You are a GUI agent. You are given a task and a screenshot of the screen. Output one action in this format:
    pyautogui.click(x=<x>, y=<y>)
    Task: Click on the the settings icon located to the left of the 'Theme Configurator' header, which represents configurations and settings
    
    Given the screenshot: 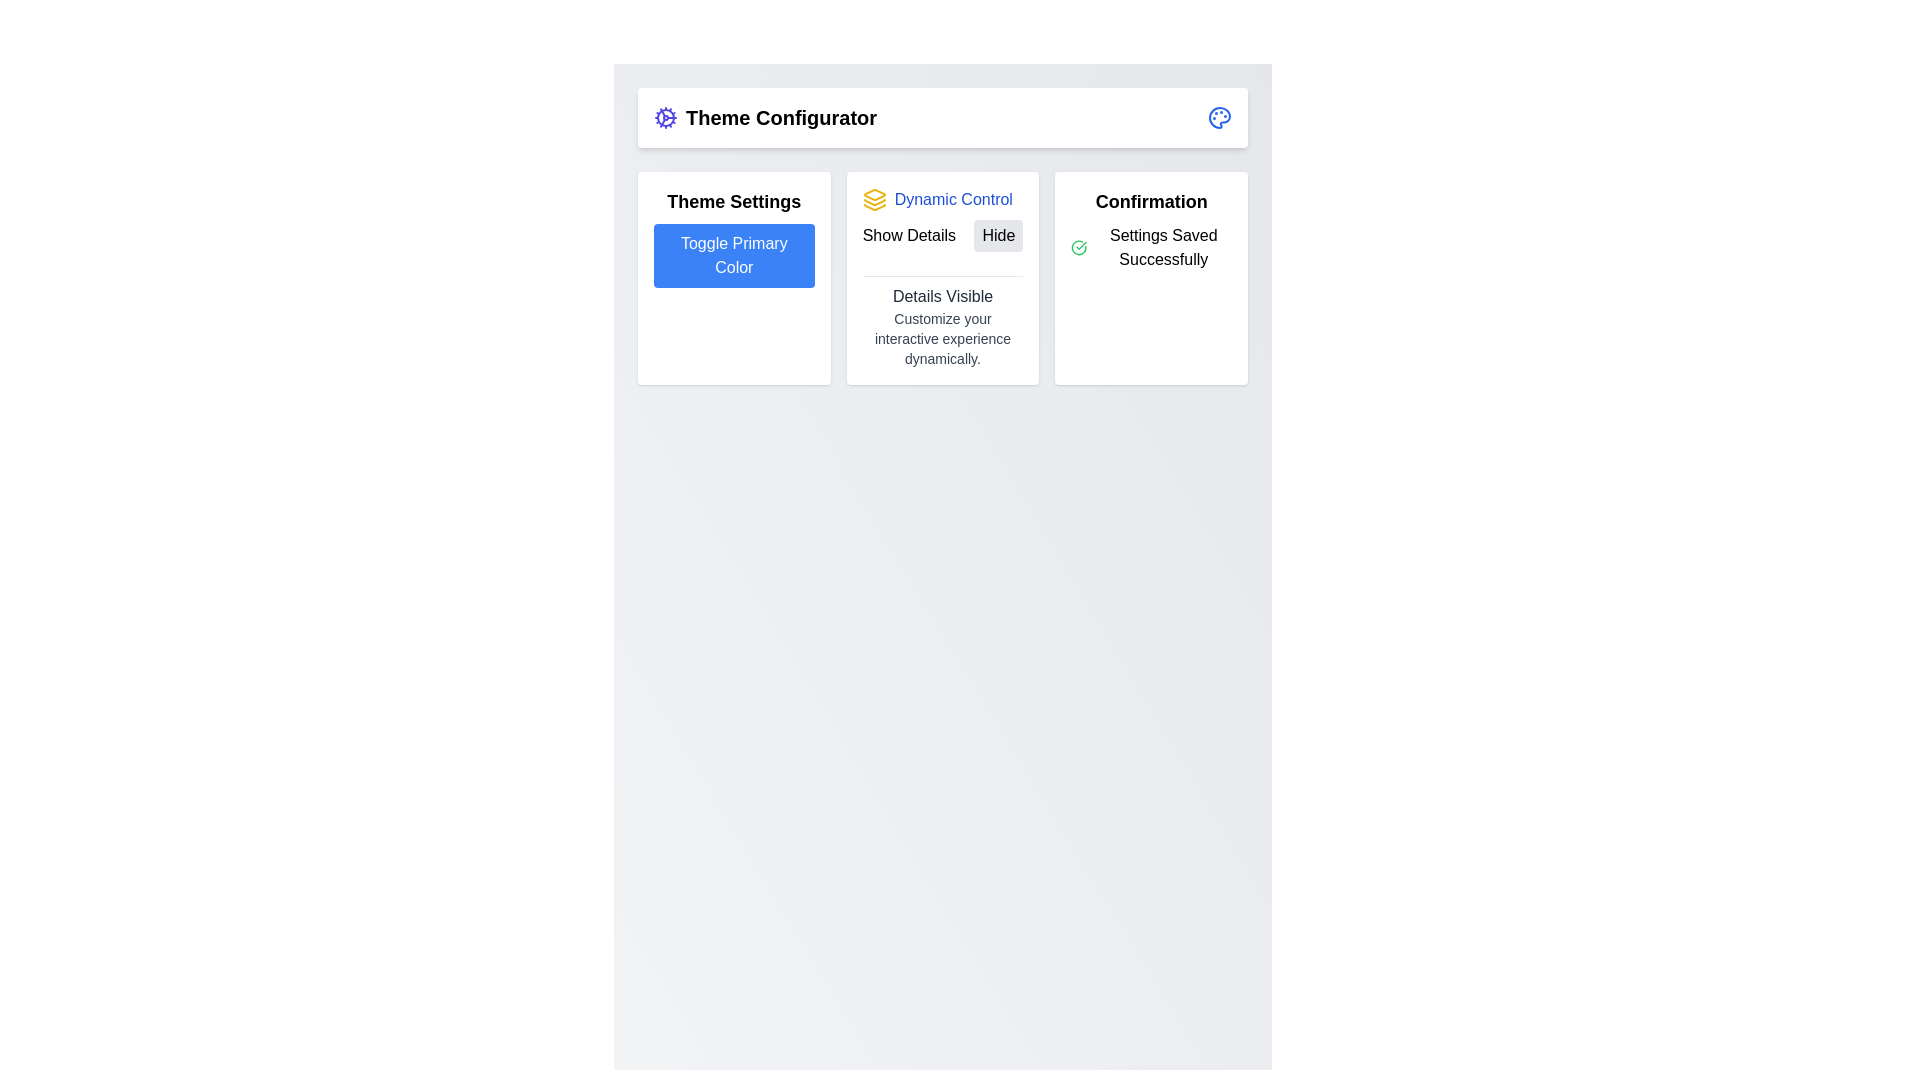 What is the action you would take?
    pyautogui.click(x=666, y=118)
    